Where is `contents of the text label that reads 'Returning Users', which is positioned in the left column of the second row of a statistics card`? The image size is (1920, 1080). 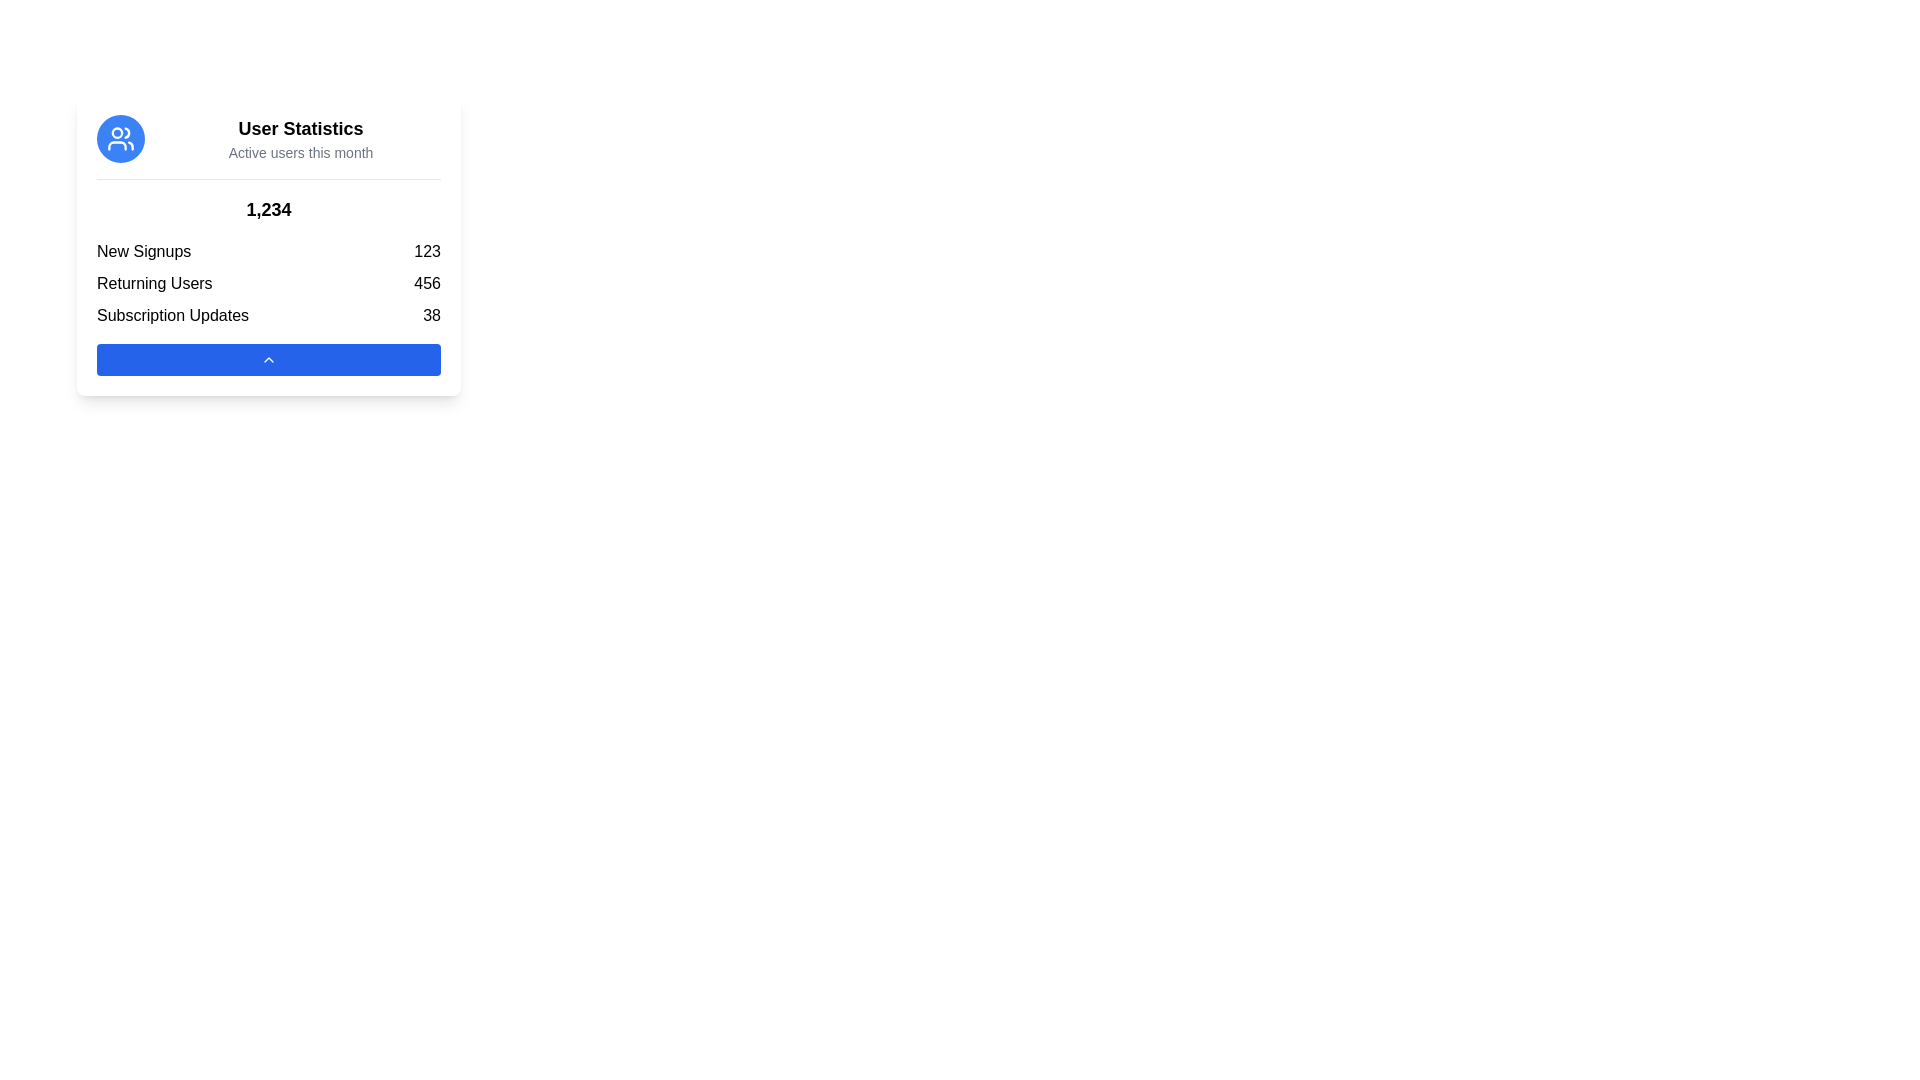
contents of the text label that reads 'Returning Users', which is positioned in the left column of the second row of a statistics card is located at coordinates (153, 284).